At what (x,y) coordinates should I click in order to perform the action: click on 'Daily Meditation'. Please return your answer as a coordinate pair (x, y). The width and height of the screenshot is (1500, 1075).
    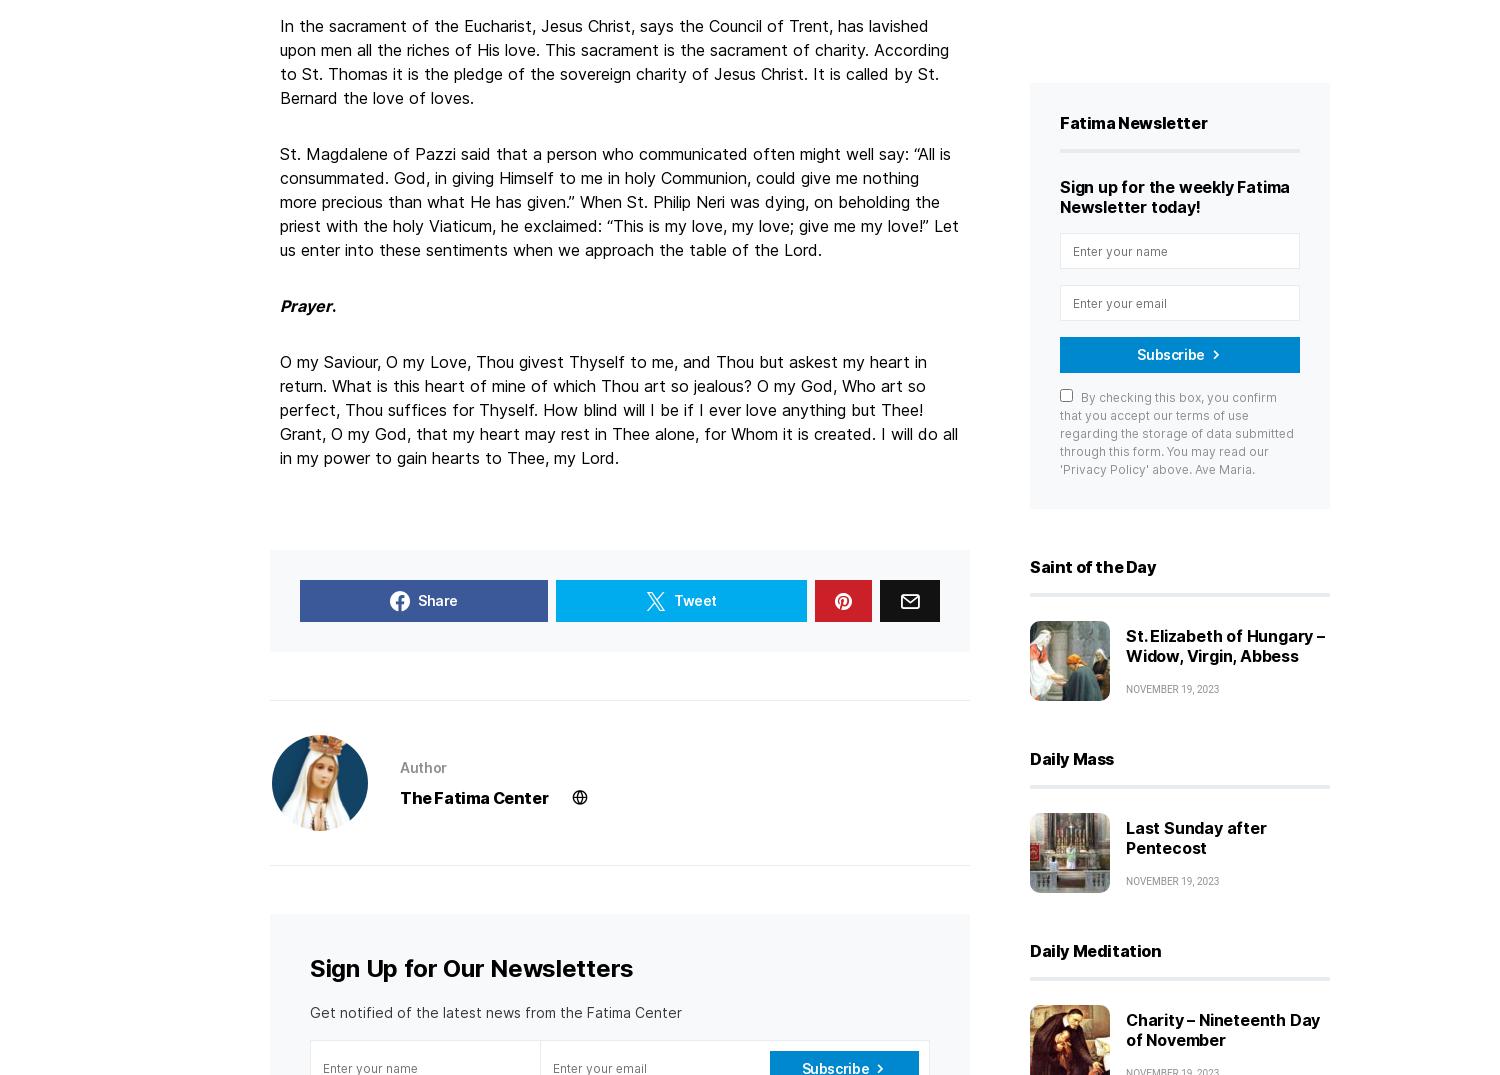
    Looking at the image, I should click on (1094, 951).